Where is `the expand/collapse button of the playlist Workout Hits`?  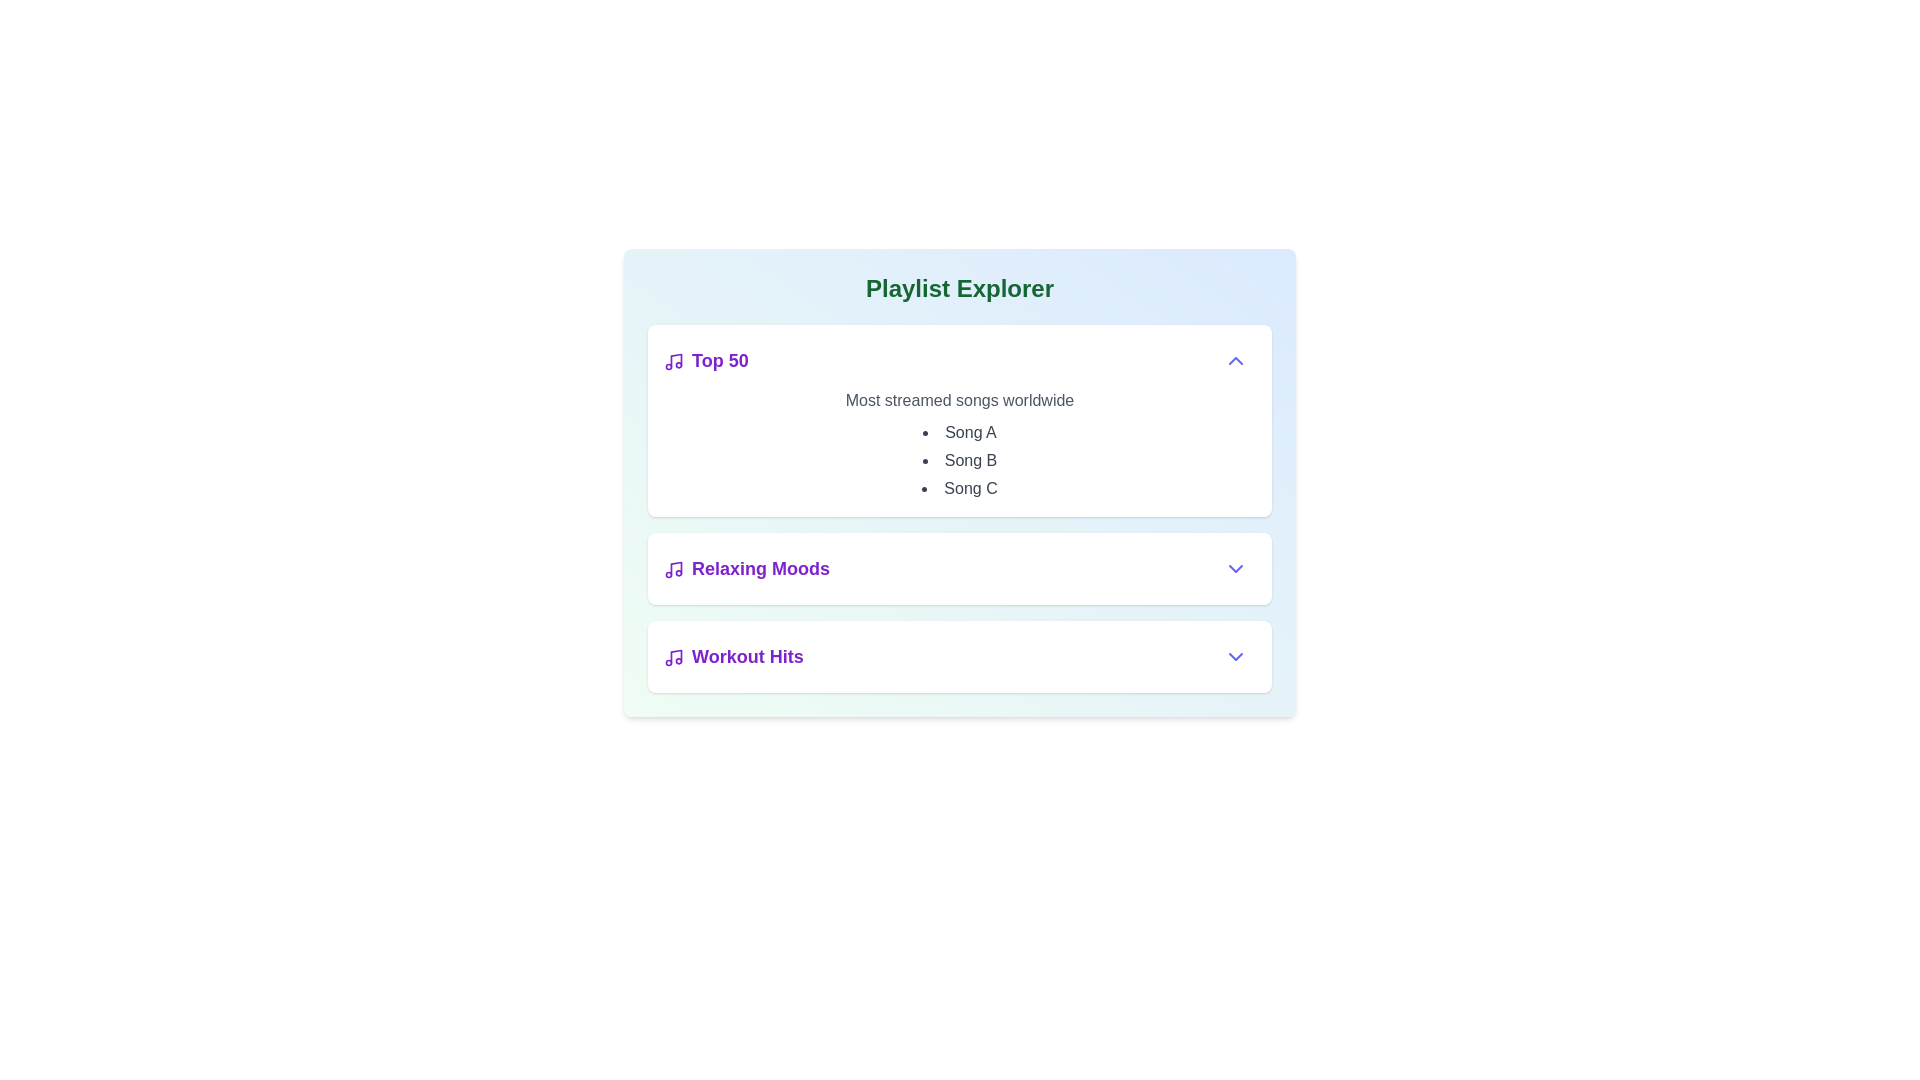
the expand/collapse button of the playlist Workout Hits is located at coordinates (1235, 656).